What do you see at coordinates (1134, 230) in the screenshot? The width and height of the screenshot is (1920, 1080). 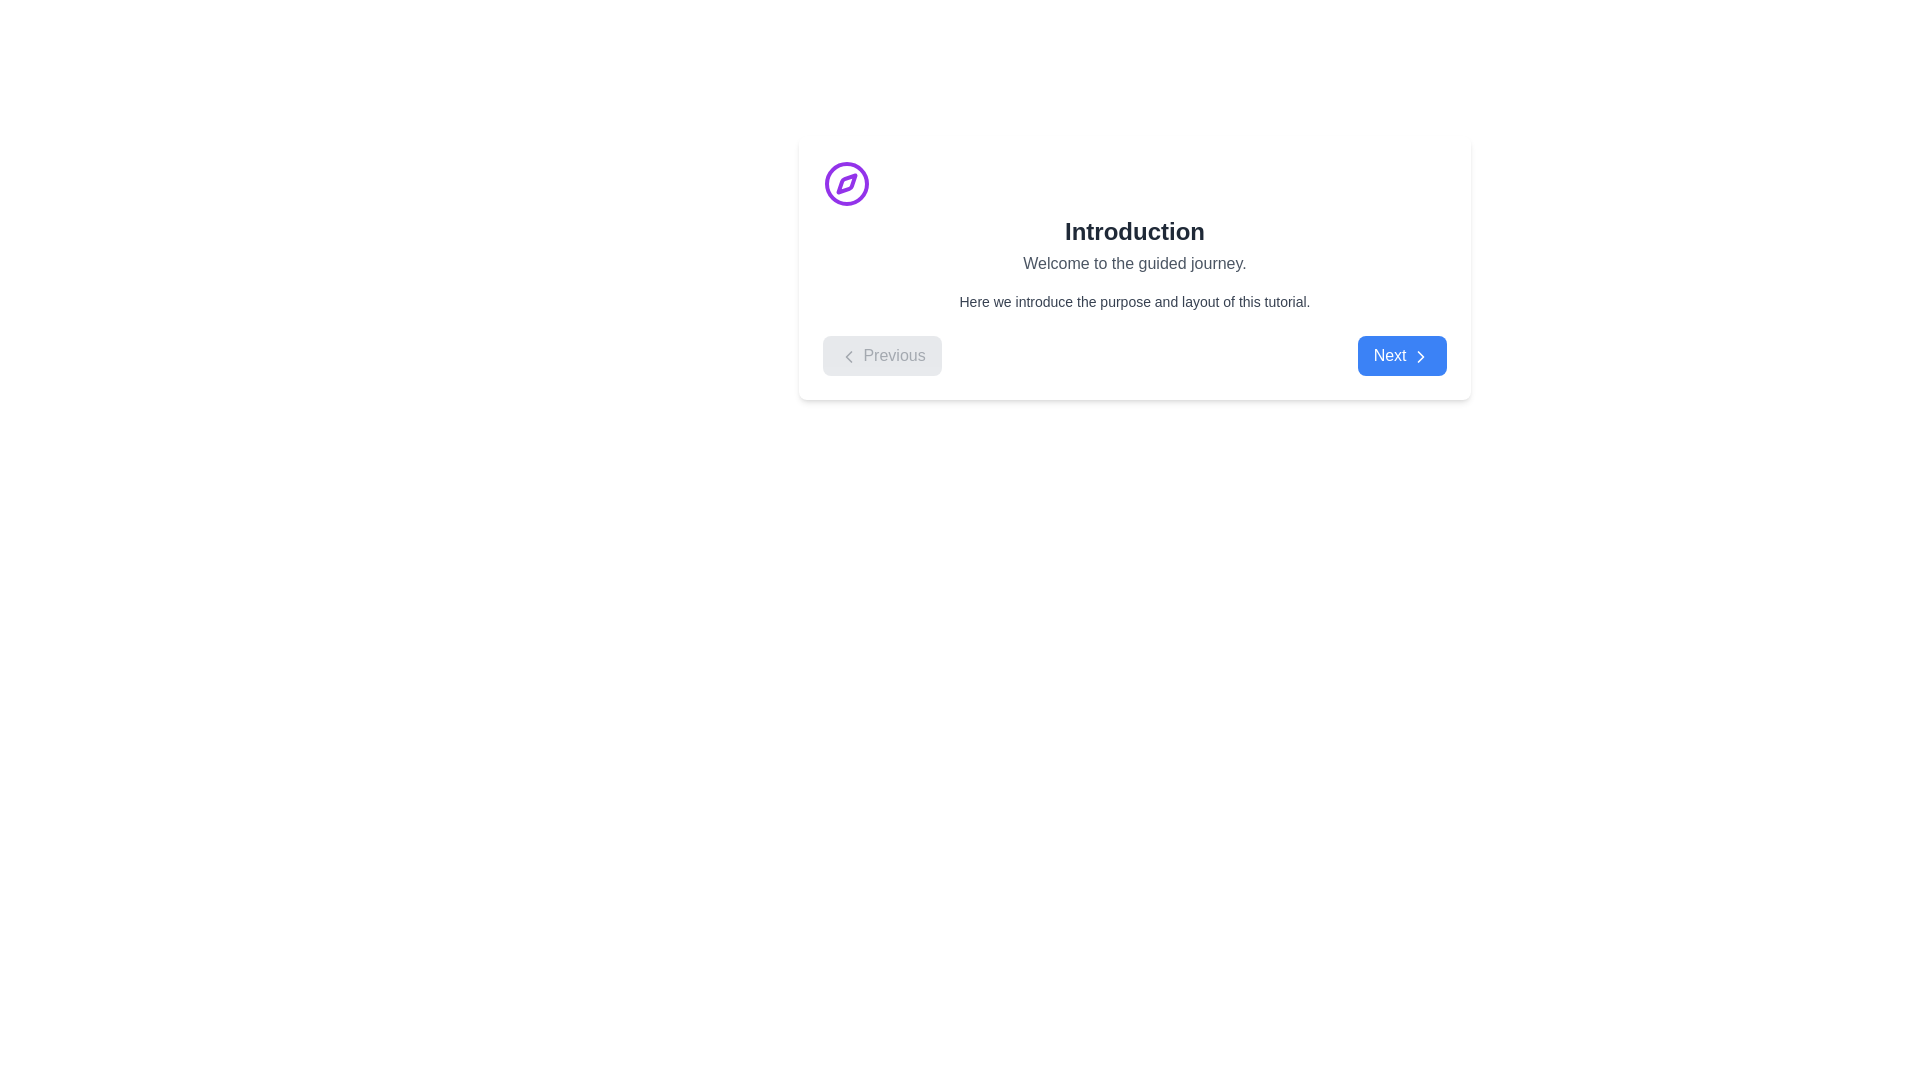 I see `the heading element styled with bold, large font that says 'Introduction', located centrally above the sentence 'Welcome to the guided journey'` at bounding box center [1134, 230].